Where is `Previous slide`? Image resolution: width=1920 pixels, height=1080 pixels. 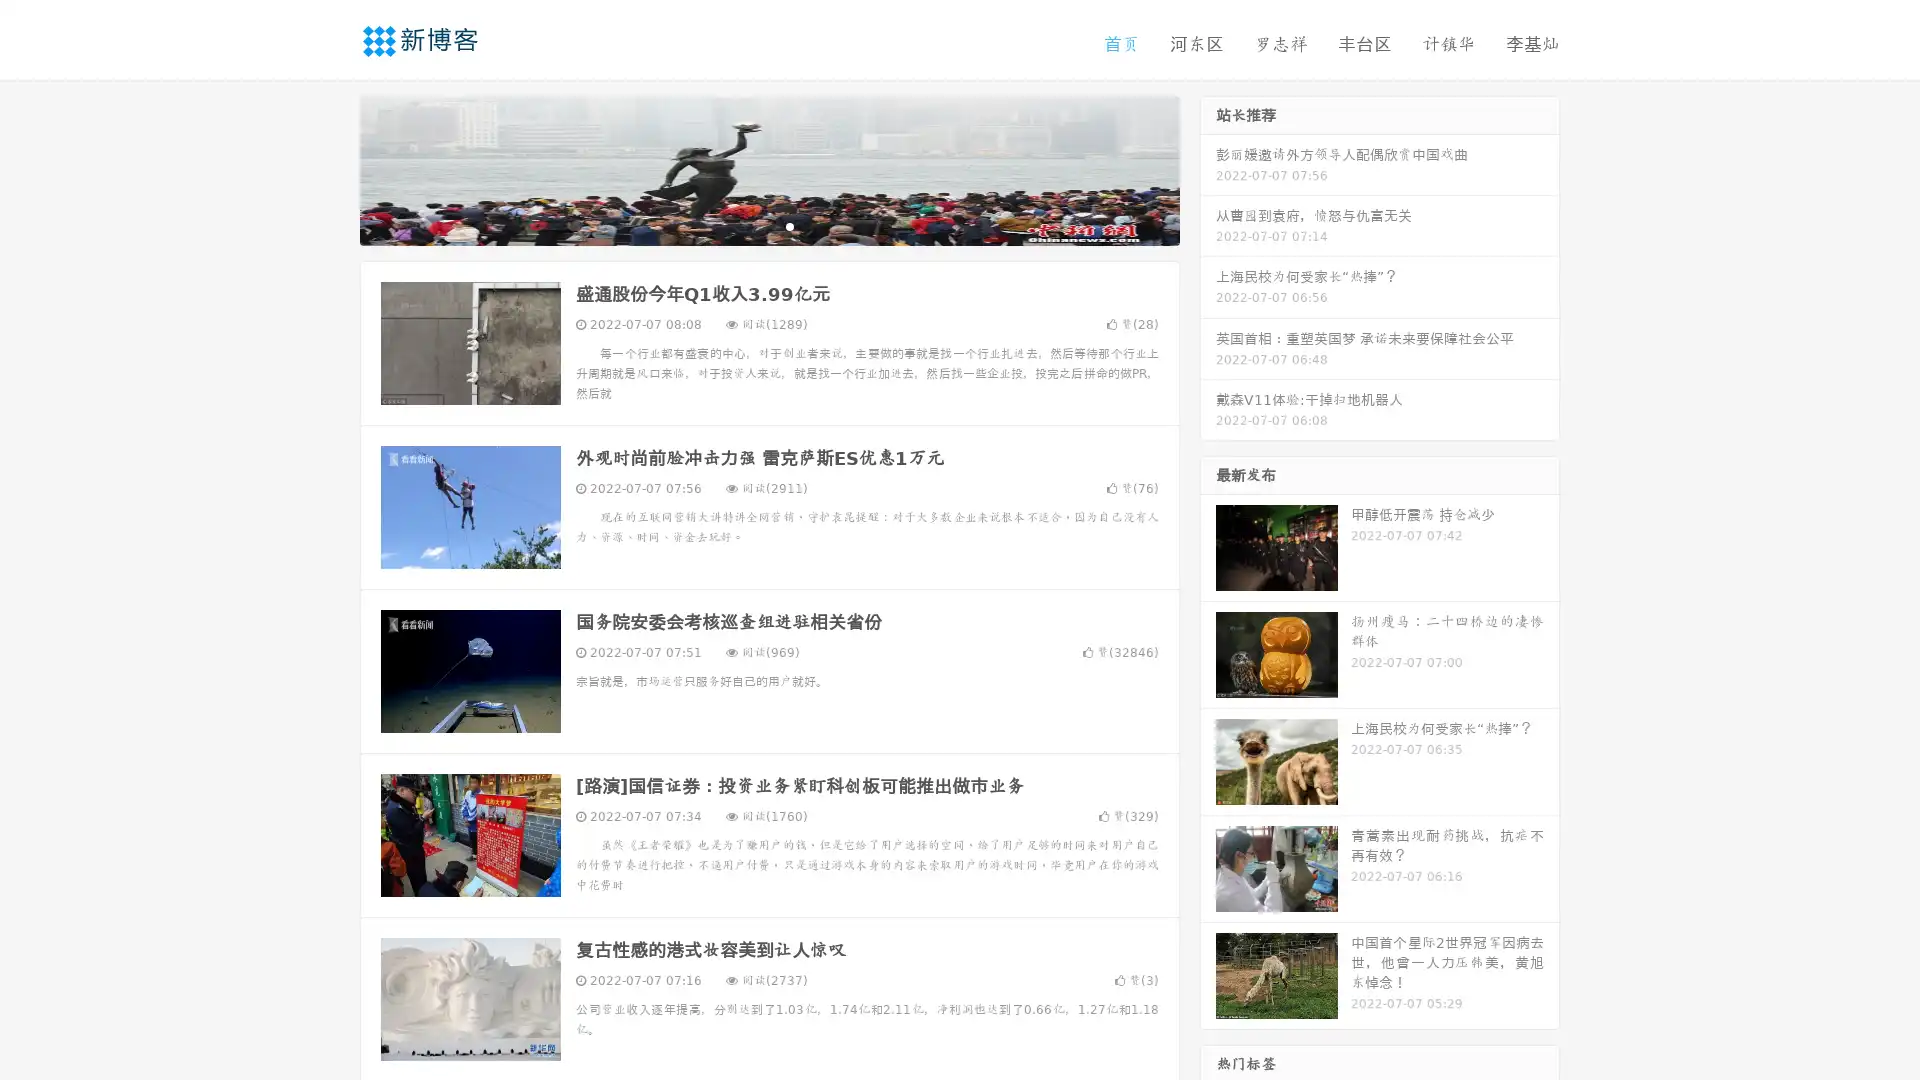
Previous slide is located at coordinates (330, 168).